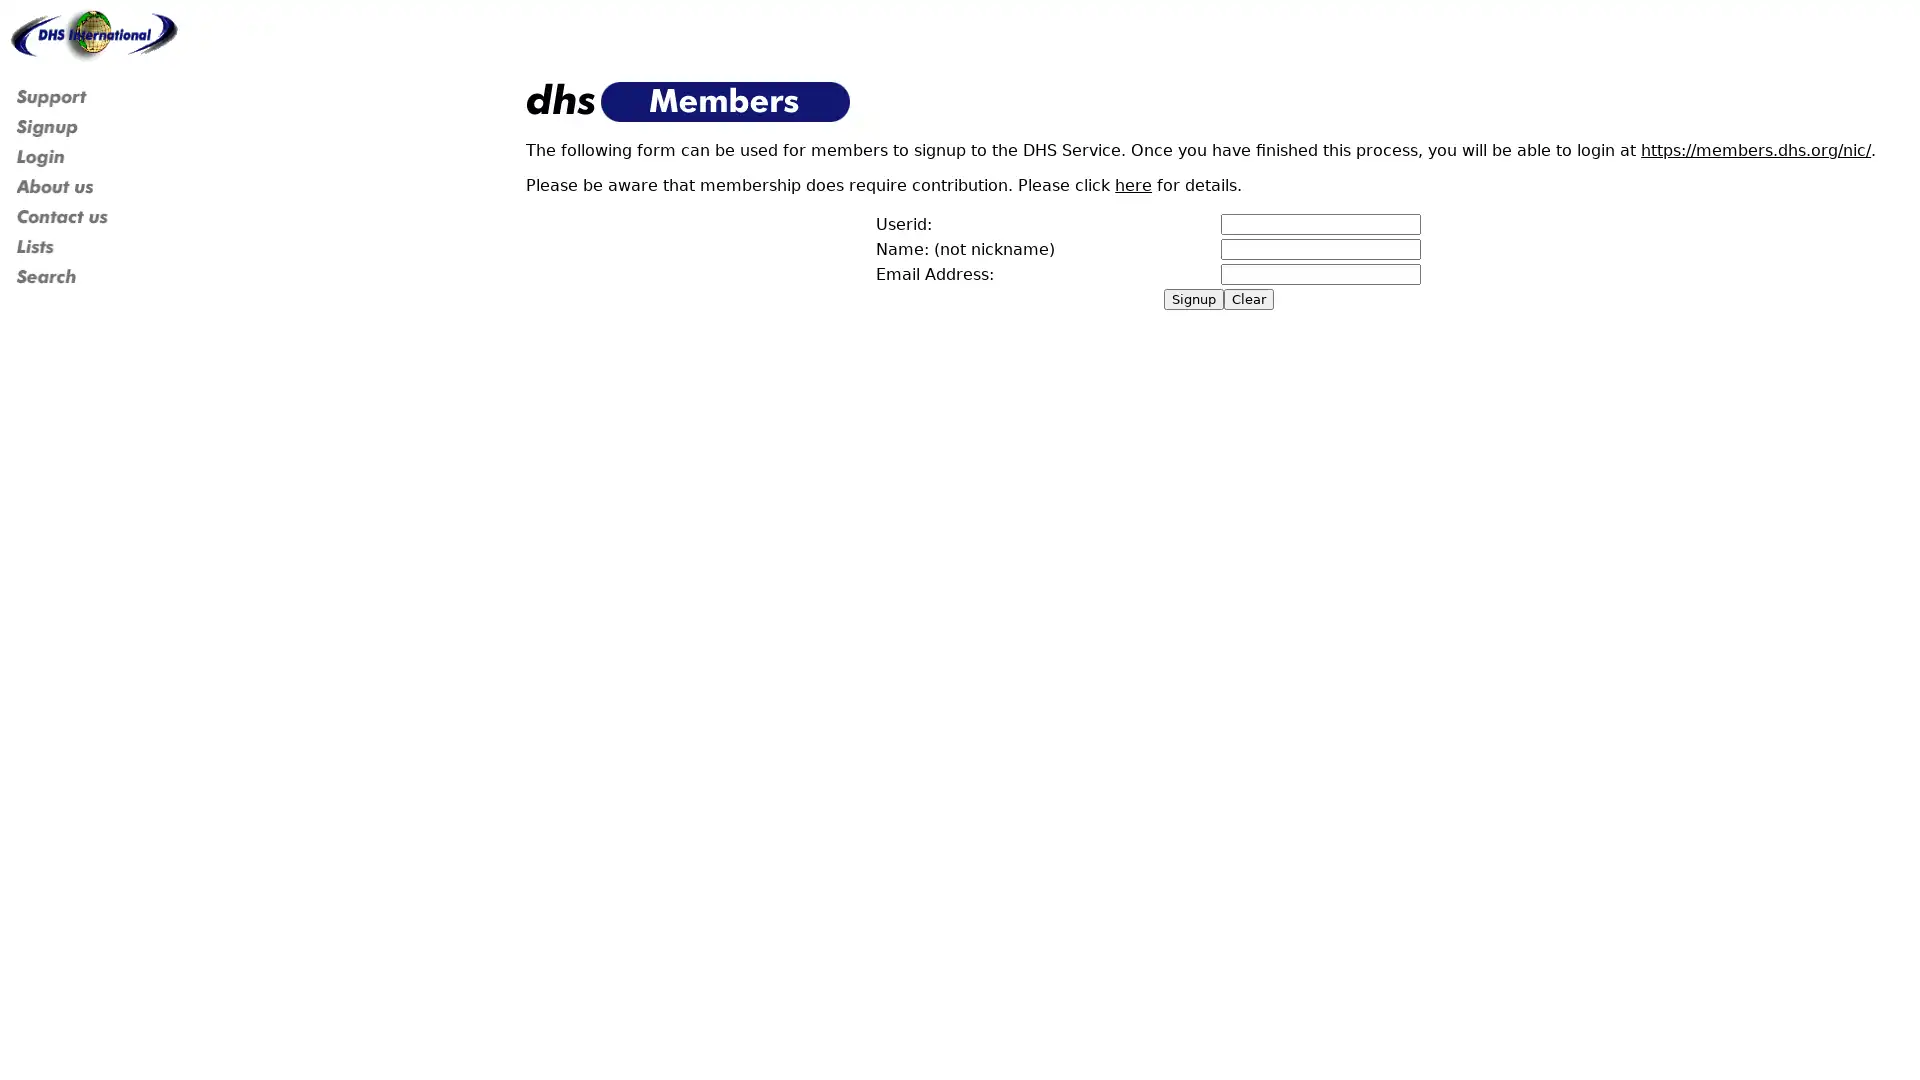 The height and width of the screenshot is (1080, 1920). I want to click on Clear, so click(1247, 299).